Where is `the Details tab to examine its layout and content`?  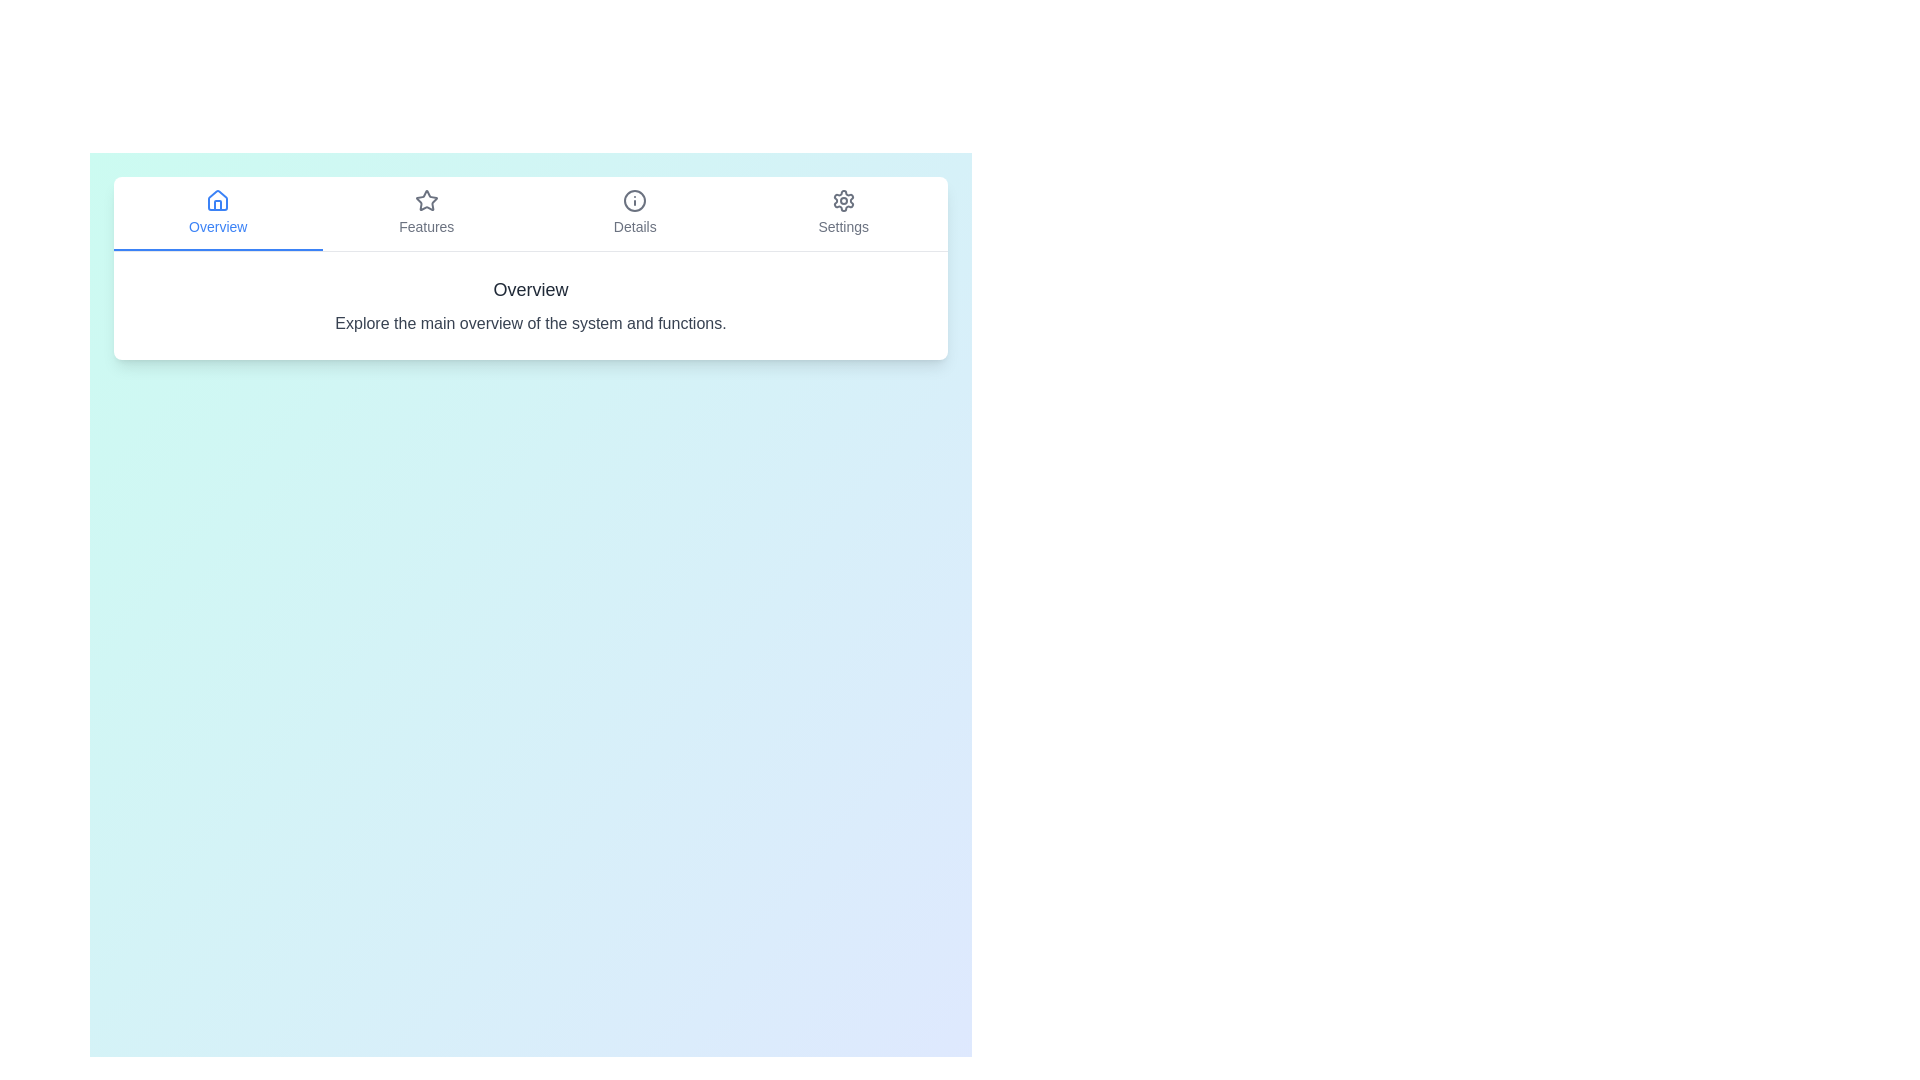 the Details tab to examine its layout and content is located at coordinates (634, 213).